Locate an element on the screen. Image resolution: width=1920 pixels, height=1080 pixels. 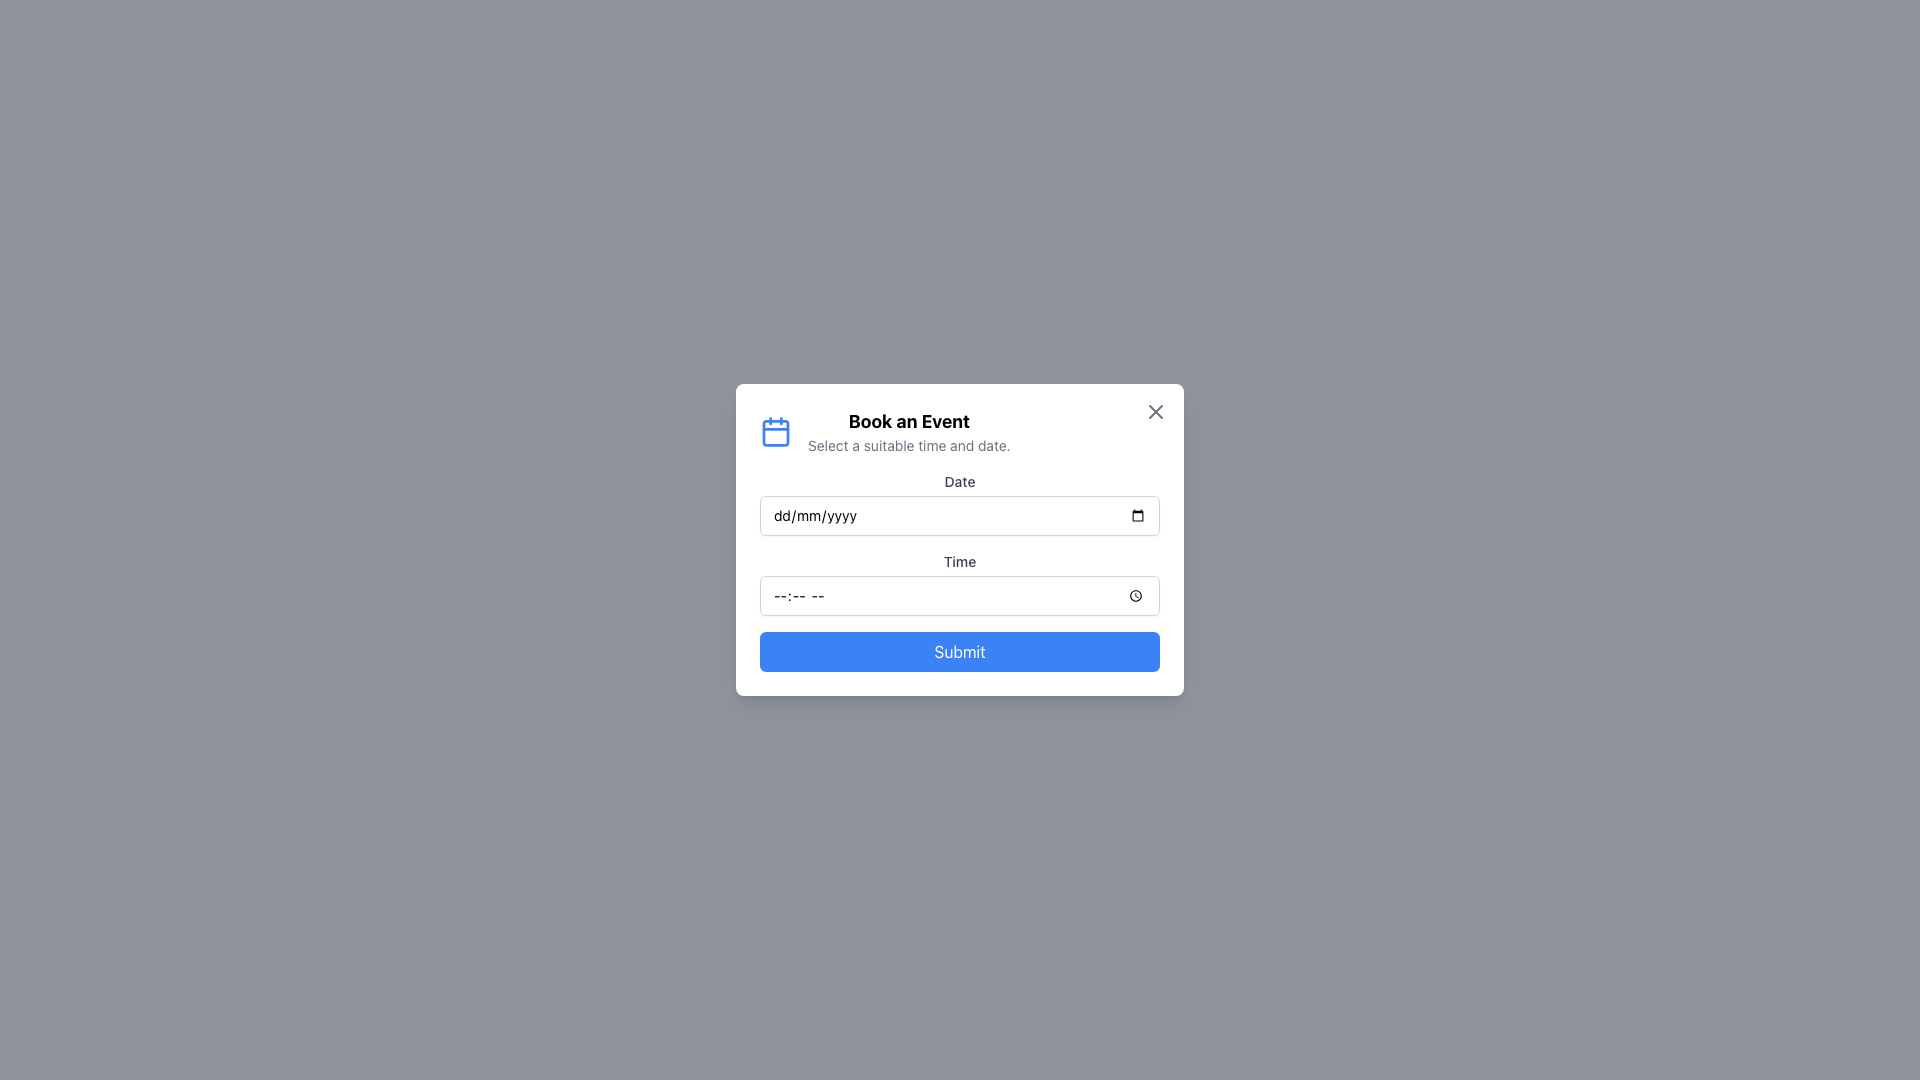
text of the header label that signifies the primary purpose of the modal interface for booking an event is located at coordinates (908, 420).